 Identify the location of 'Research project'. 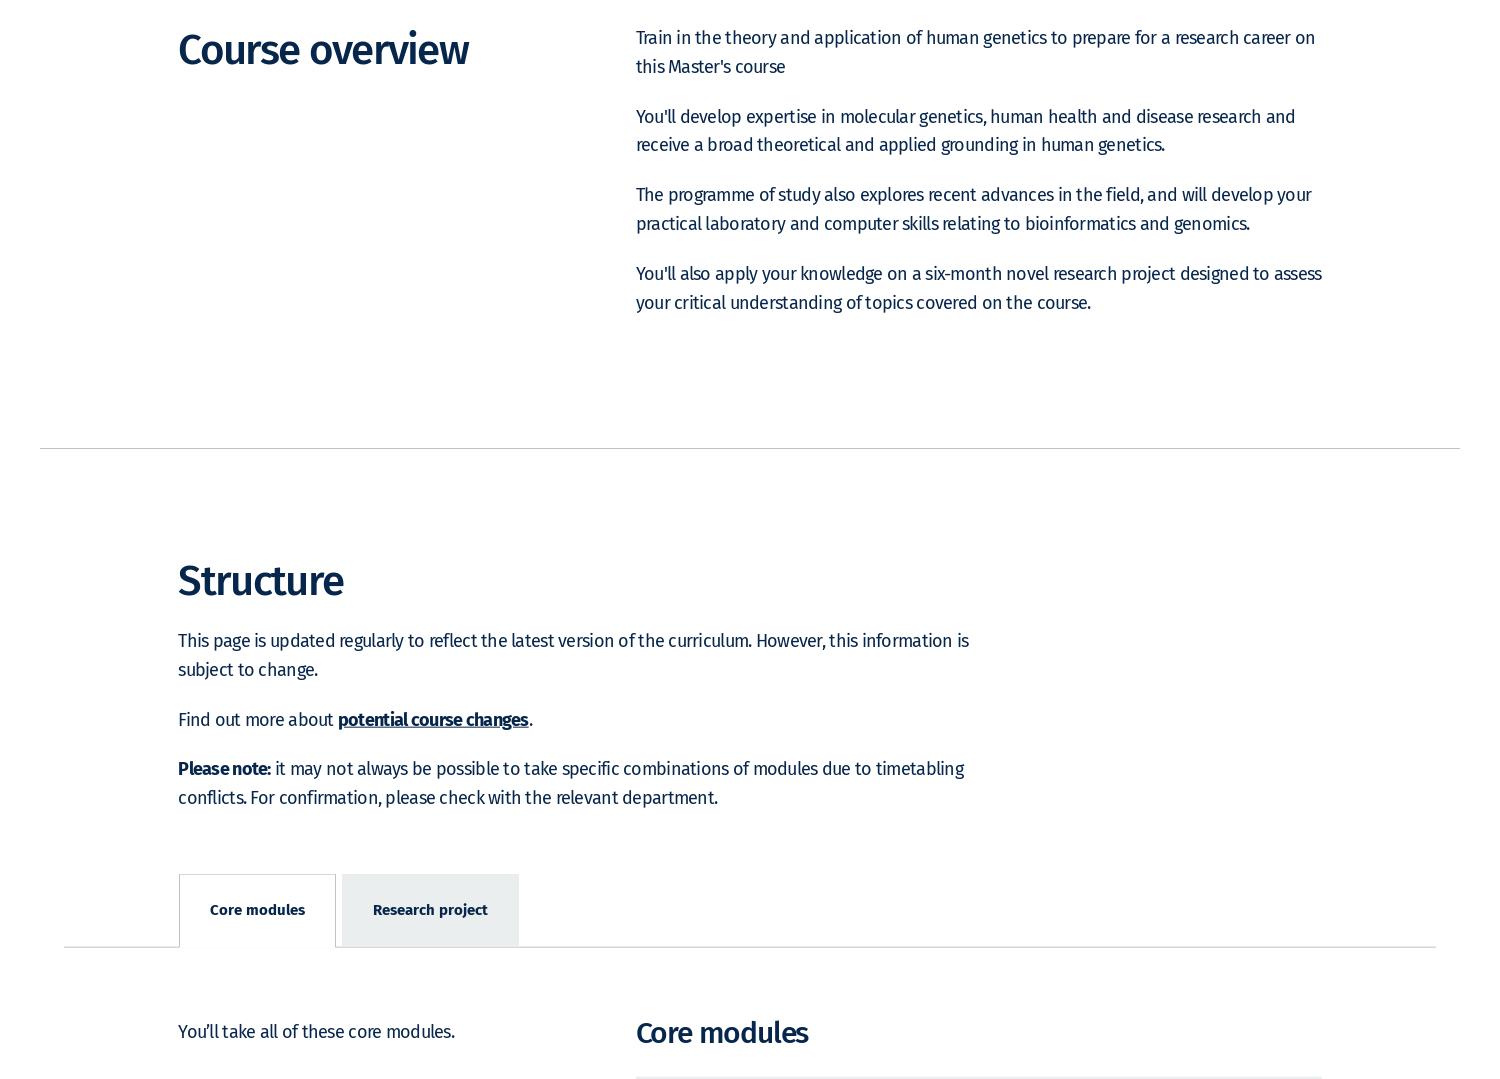
(430, 937).